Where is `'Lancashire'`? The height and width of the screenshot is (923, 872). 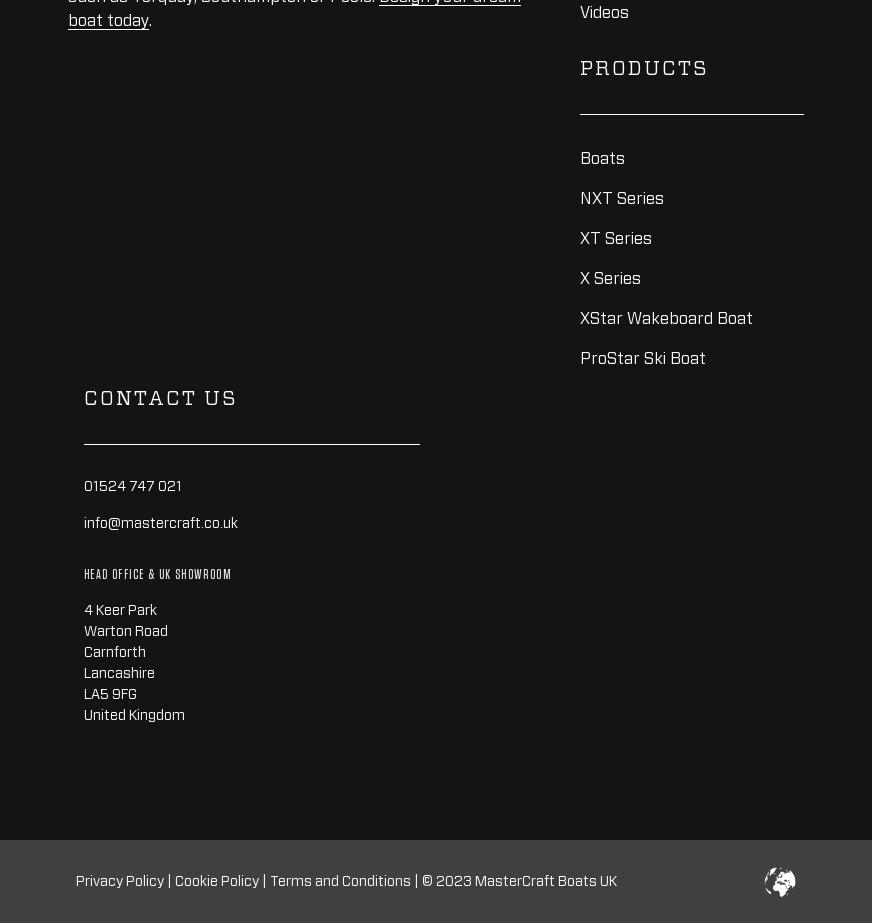
'Lancashire' is located at coordinates (119, 671).